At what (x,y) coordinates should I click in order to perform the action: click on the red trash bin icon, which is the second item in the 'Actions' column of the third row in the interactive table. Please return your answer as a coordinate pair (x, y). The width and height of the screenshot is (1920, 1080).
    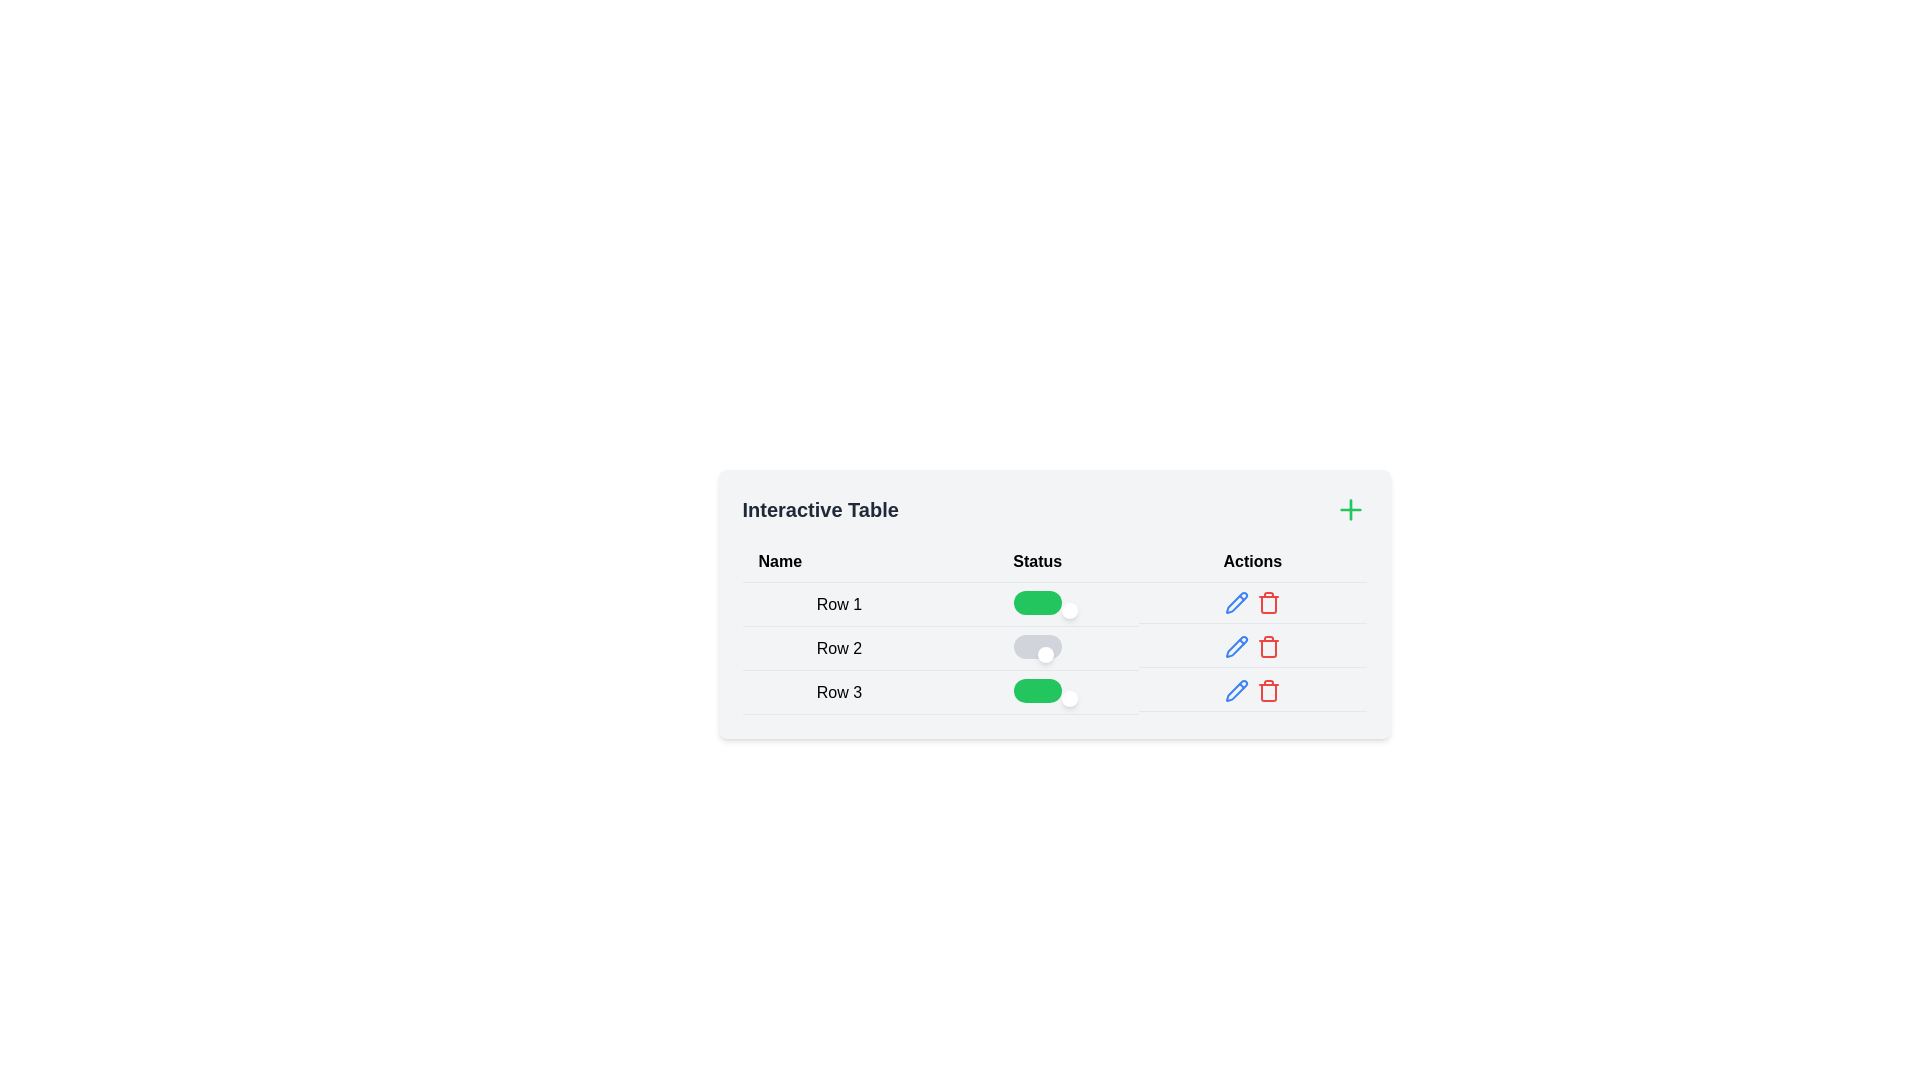
    Looking at the image, I should click on (1267, 646).